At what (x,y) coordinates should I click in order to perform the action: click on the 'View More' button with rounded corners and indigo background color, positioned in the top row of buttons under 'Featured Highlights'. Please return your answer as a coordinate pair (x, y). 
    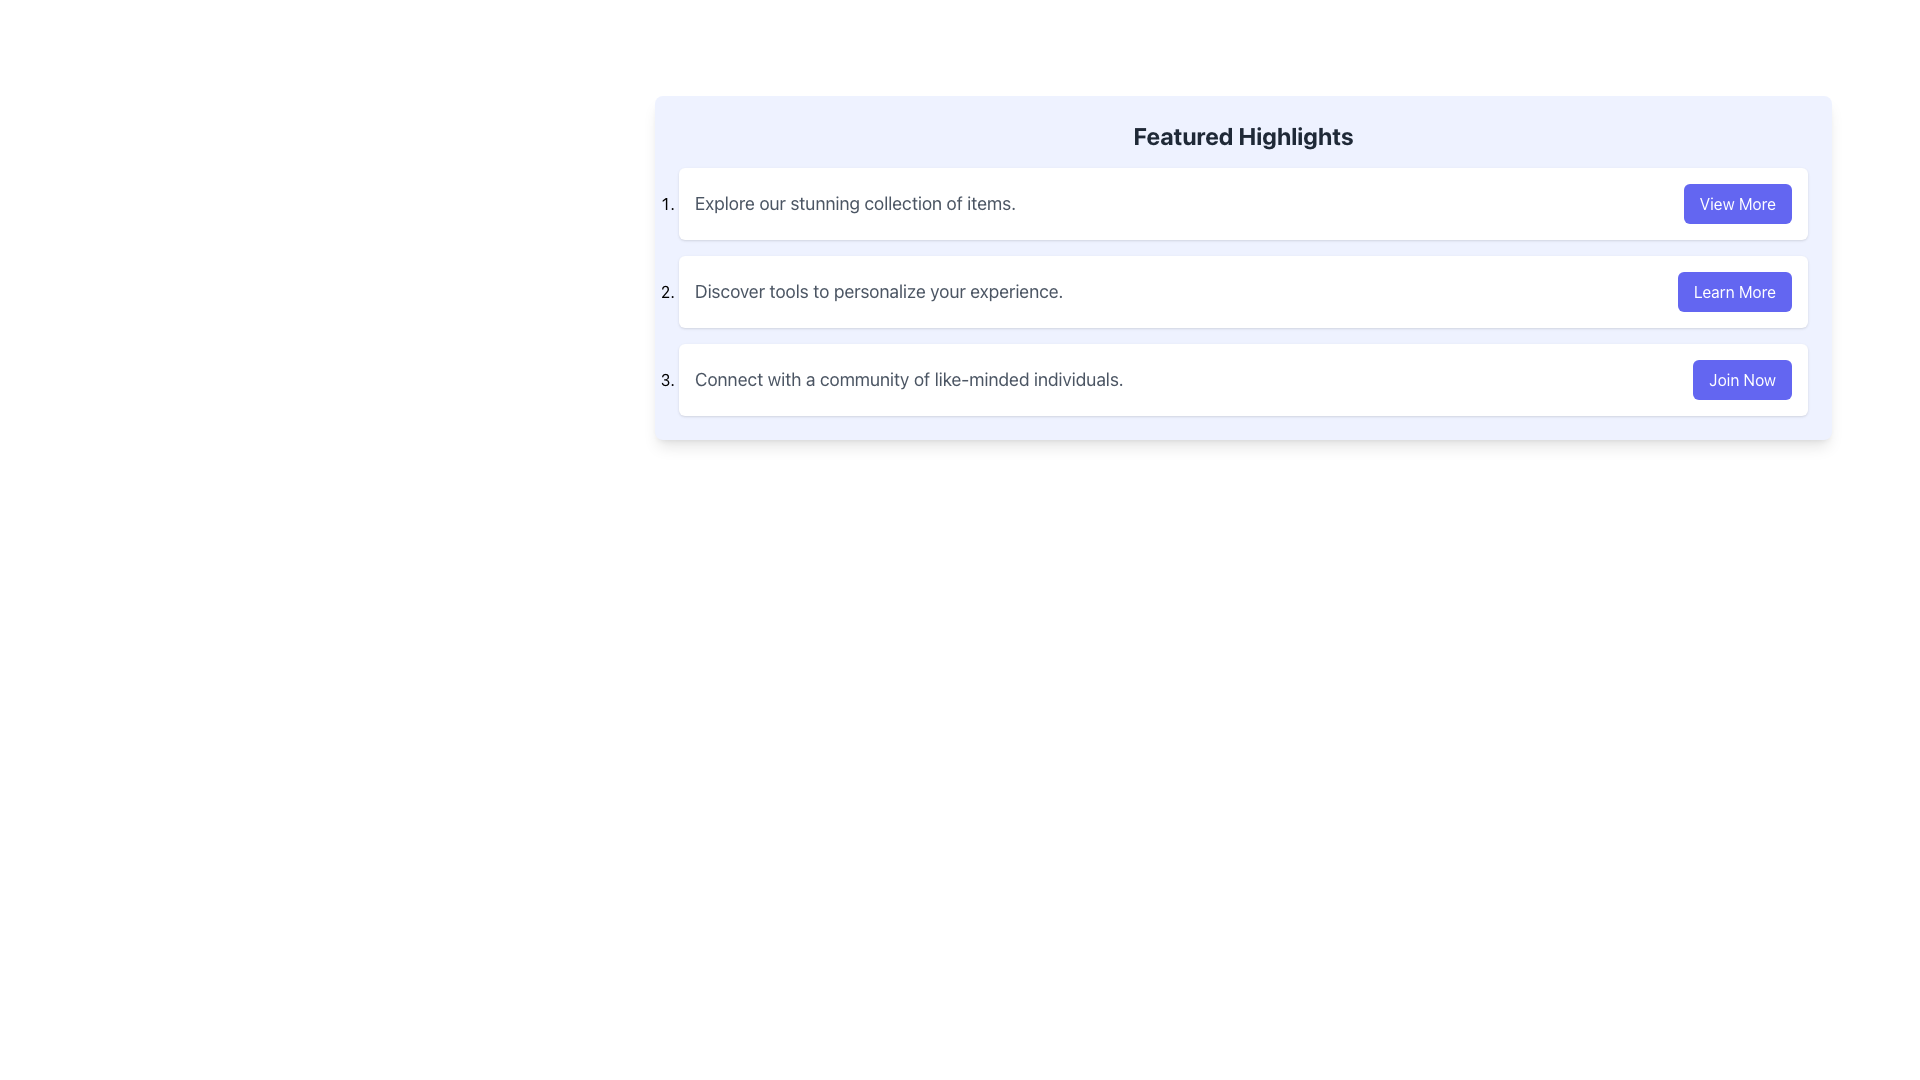
    Looking at the image, I should click on (1736, 204).